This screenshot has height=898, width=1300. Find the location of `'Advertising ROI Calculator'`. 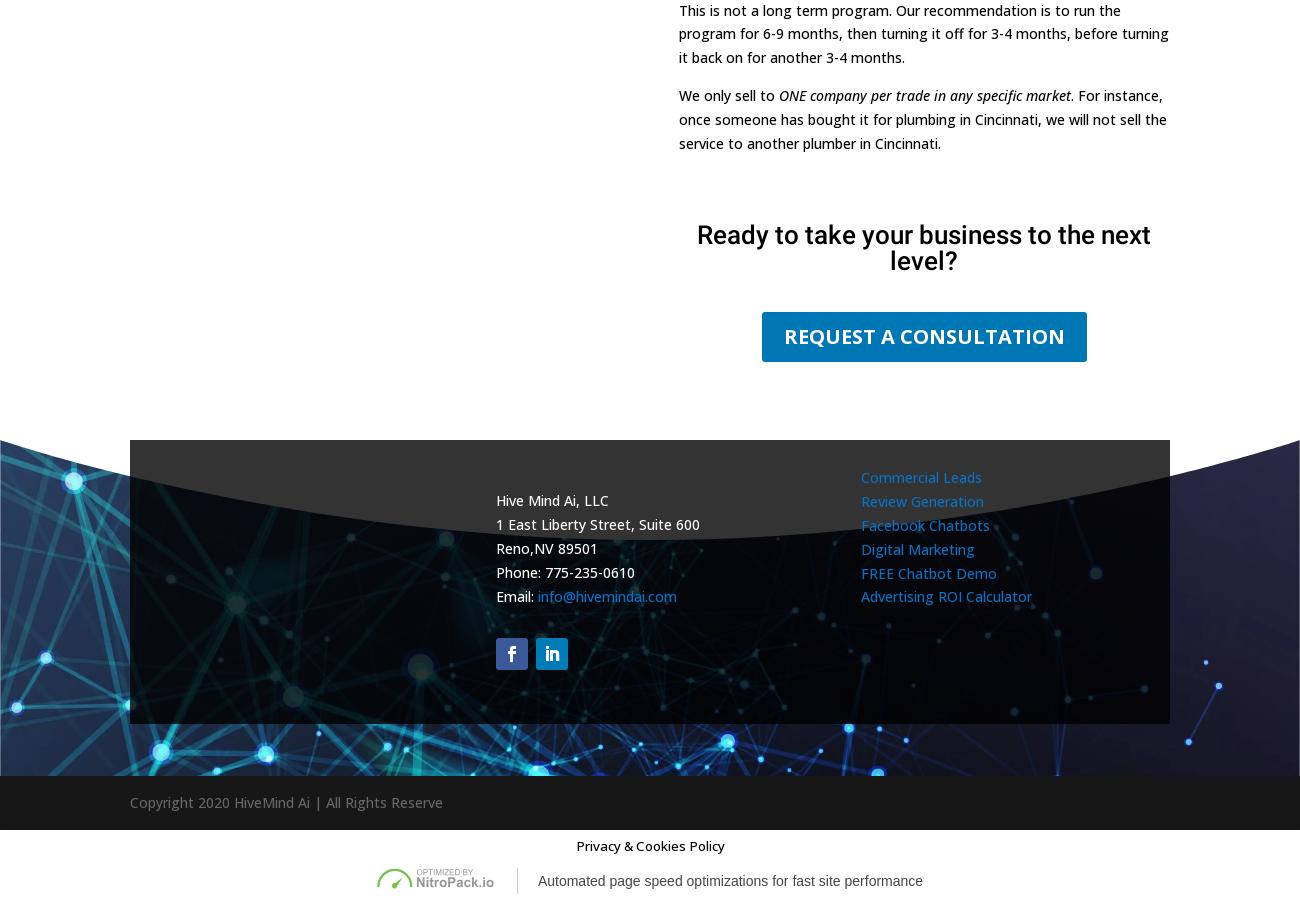

'Advertising ROI Calculator' is located at coordinates (946, 595).